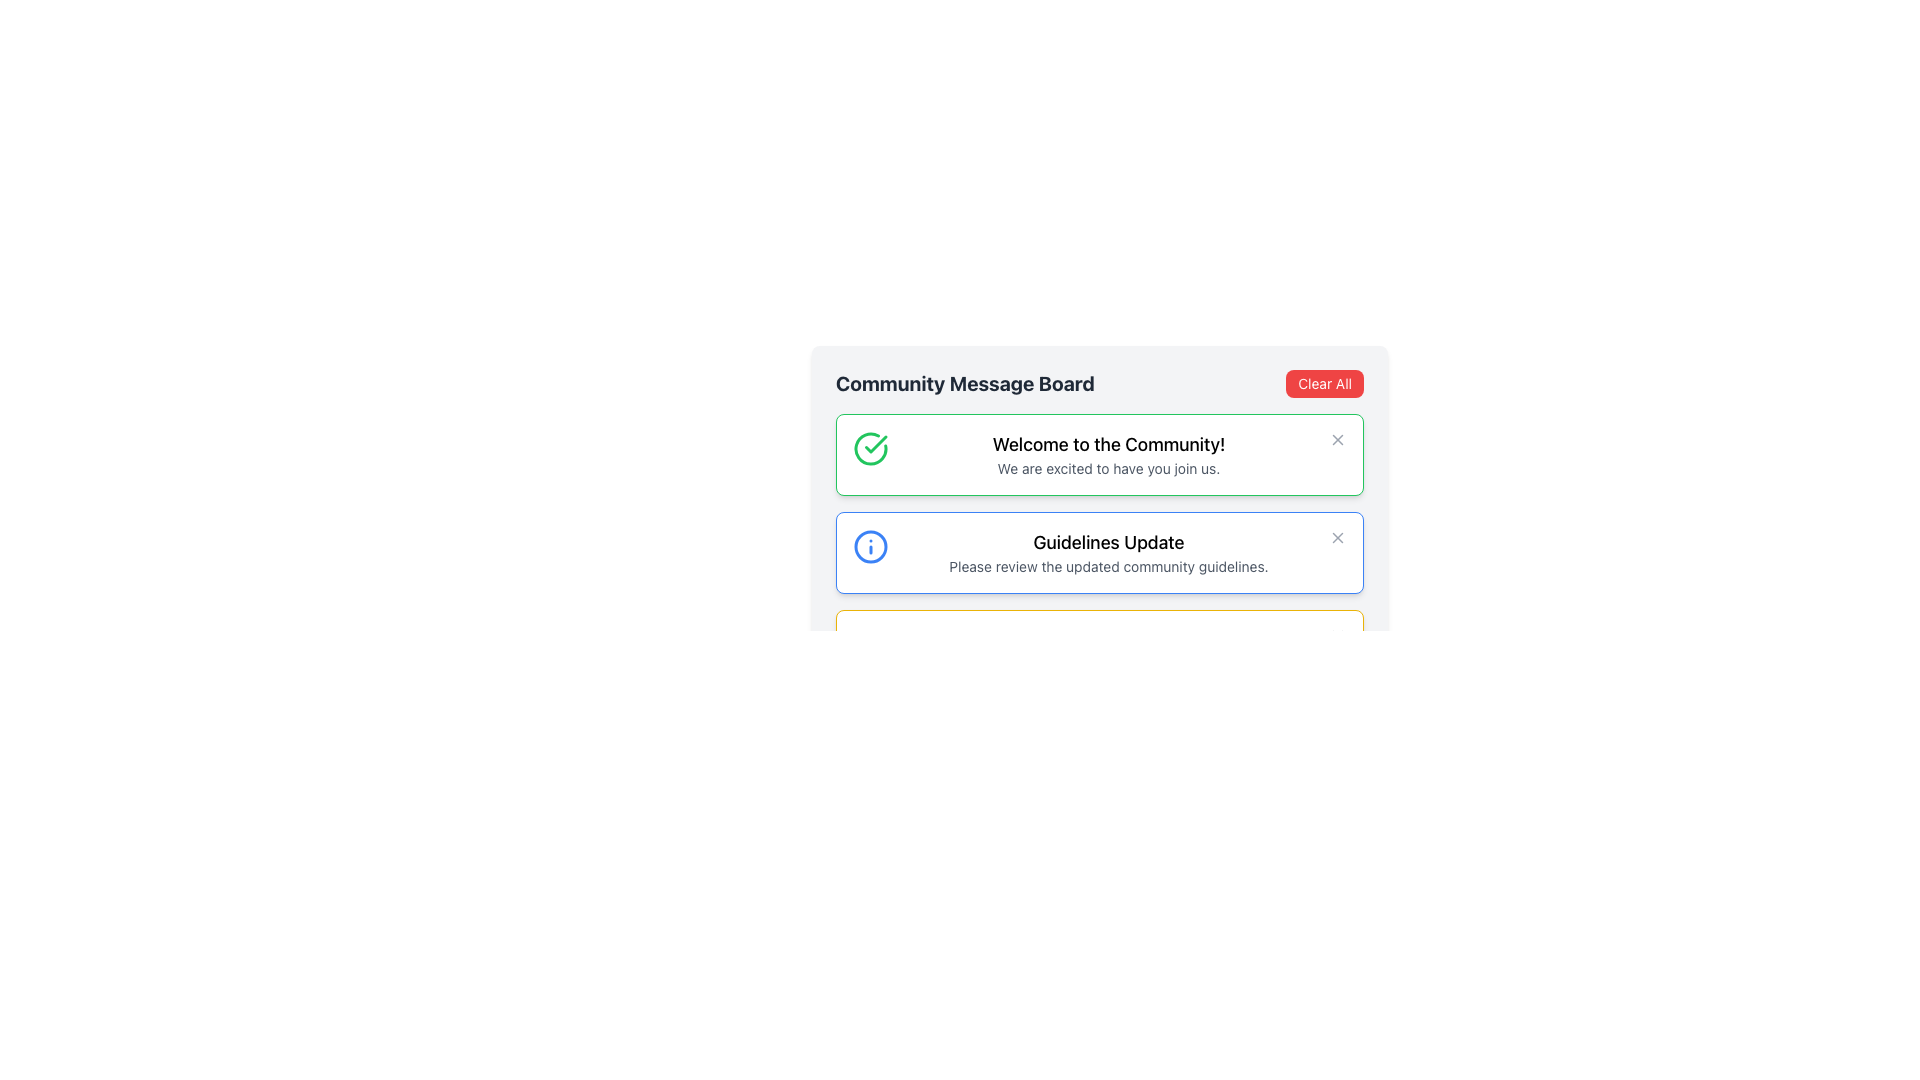  What do you see at coordinates (1107, 567) in the screenshot?
I see `the static text label that reads 'Please review the updated community guidelines.' positioned beneath the 'Guidelines Update' heading in the notification box on the Community Message Board interface` at bounding box center [1107, 567].